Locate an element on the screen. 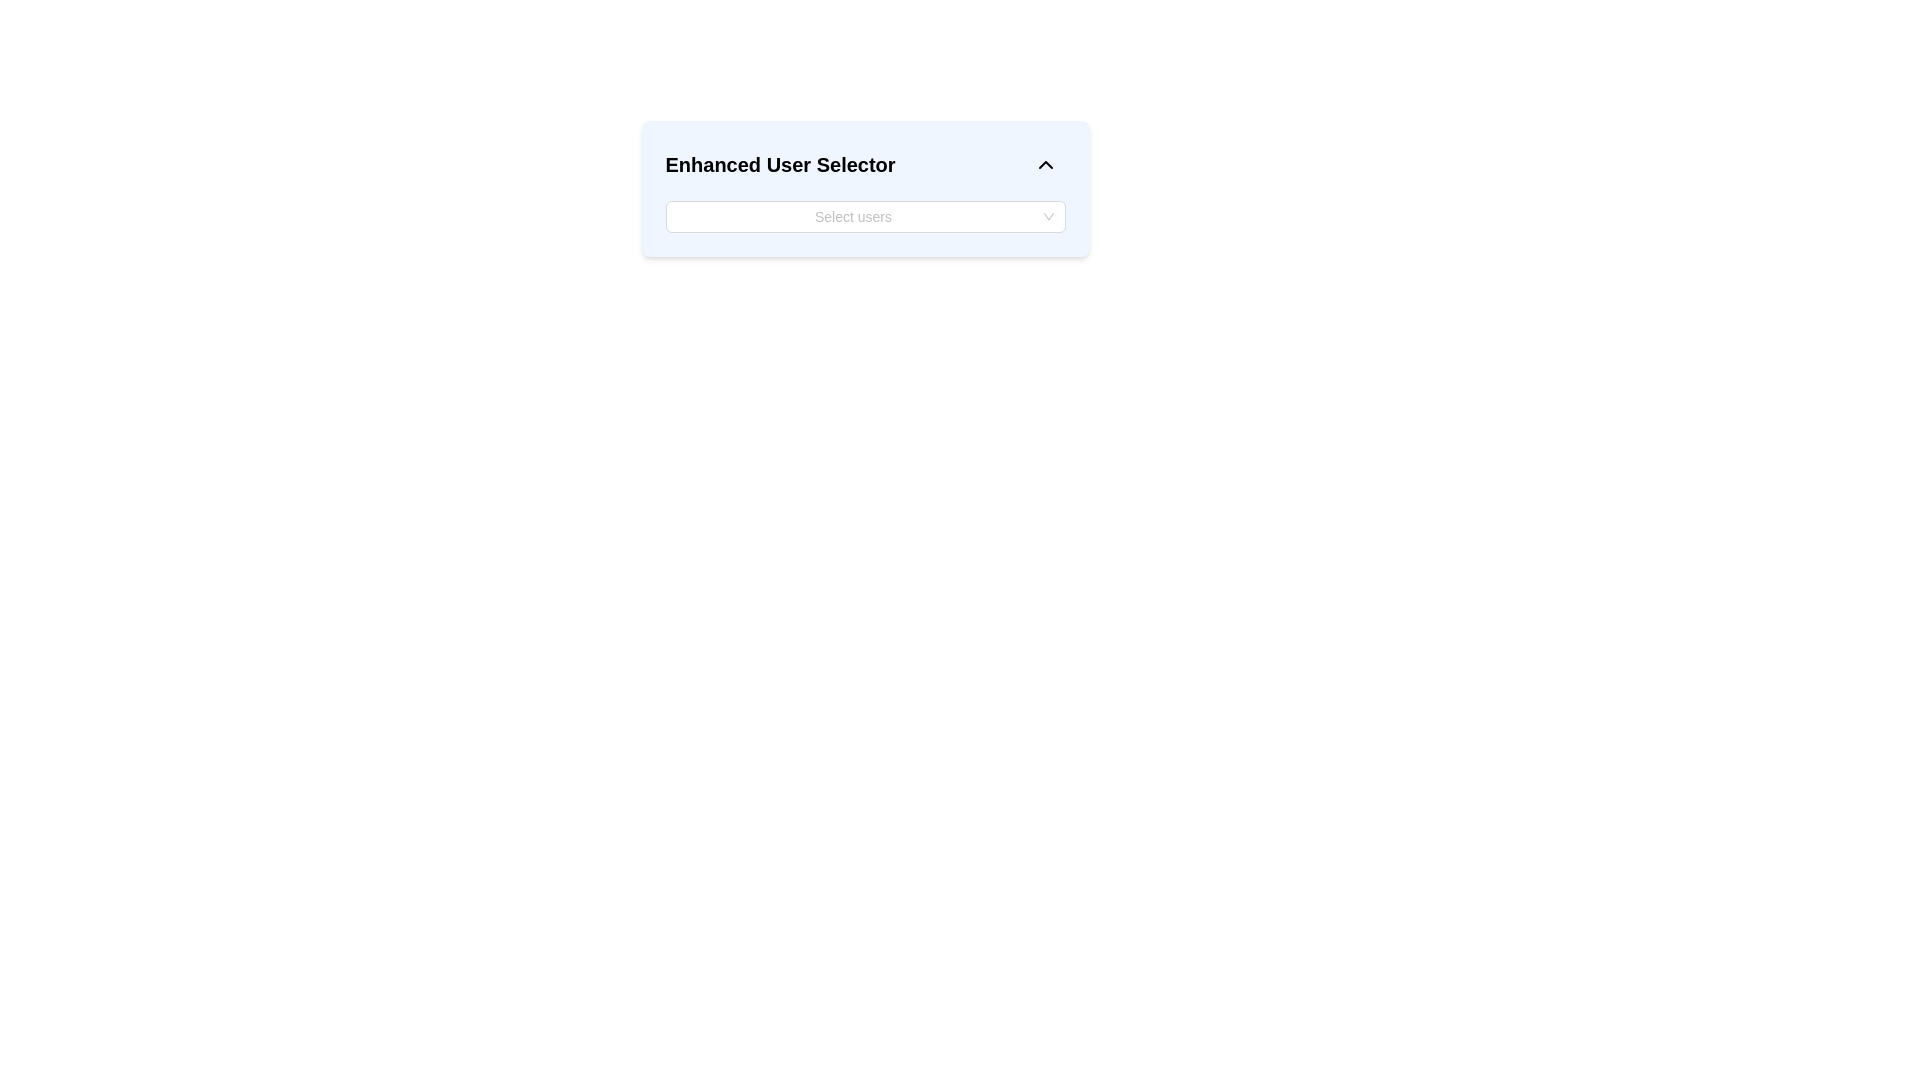  the Placeholder text inside the 'Enhanced User Selector' dropdown component, which guides the user for selecting users is located at coordinates (853, 216).